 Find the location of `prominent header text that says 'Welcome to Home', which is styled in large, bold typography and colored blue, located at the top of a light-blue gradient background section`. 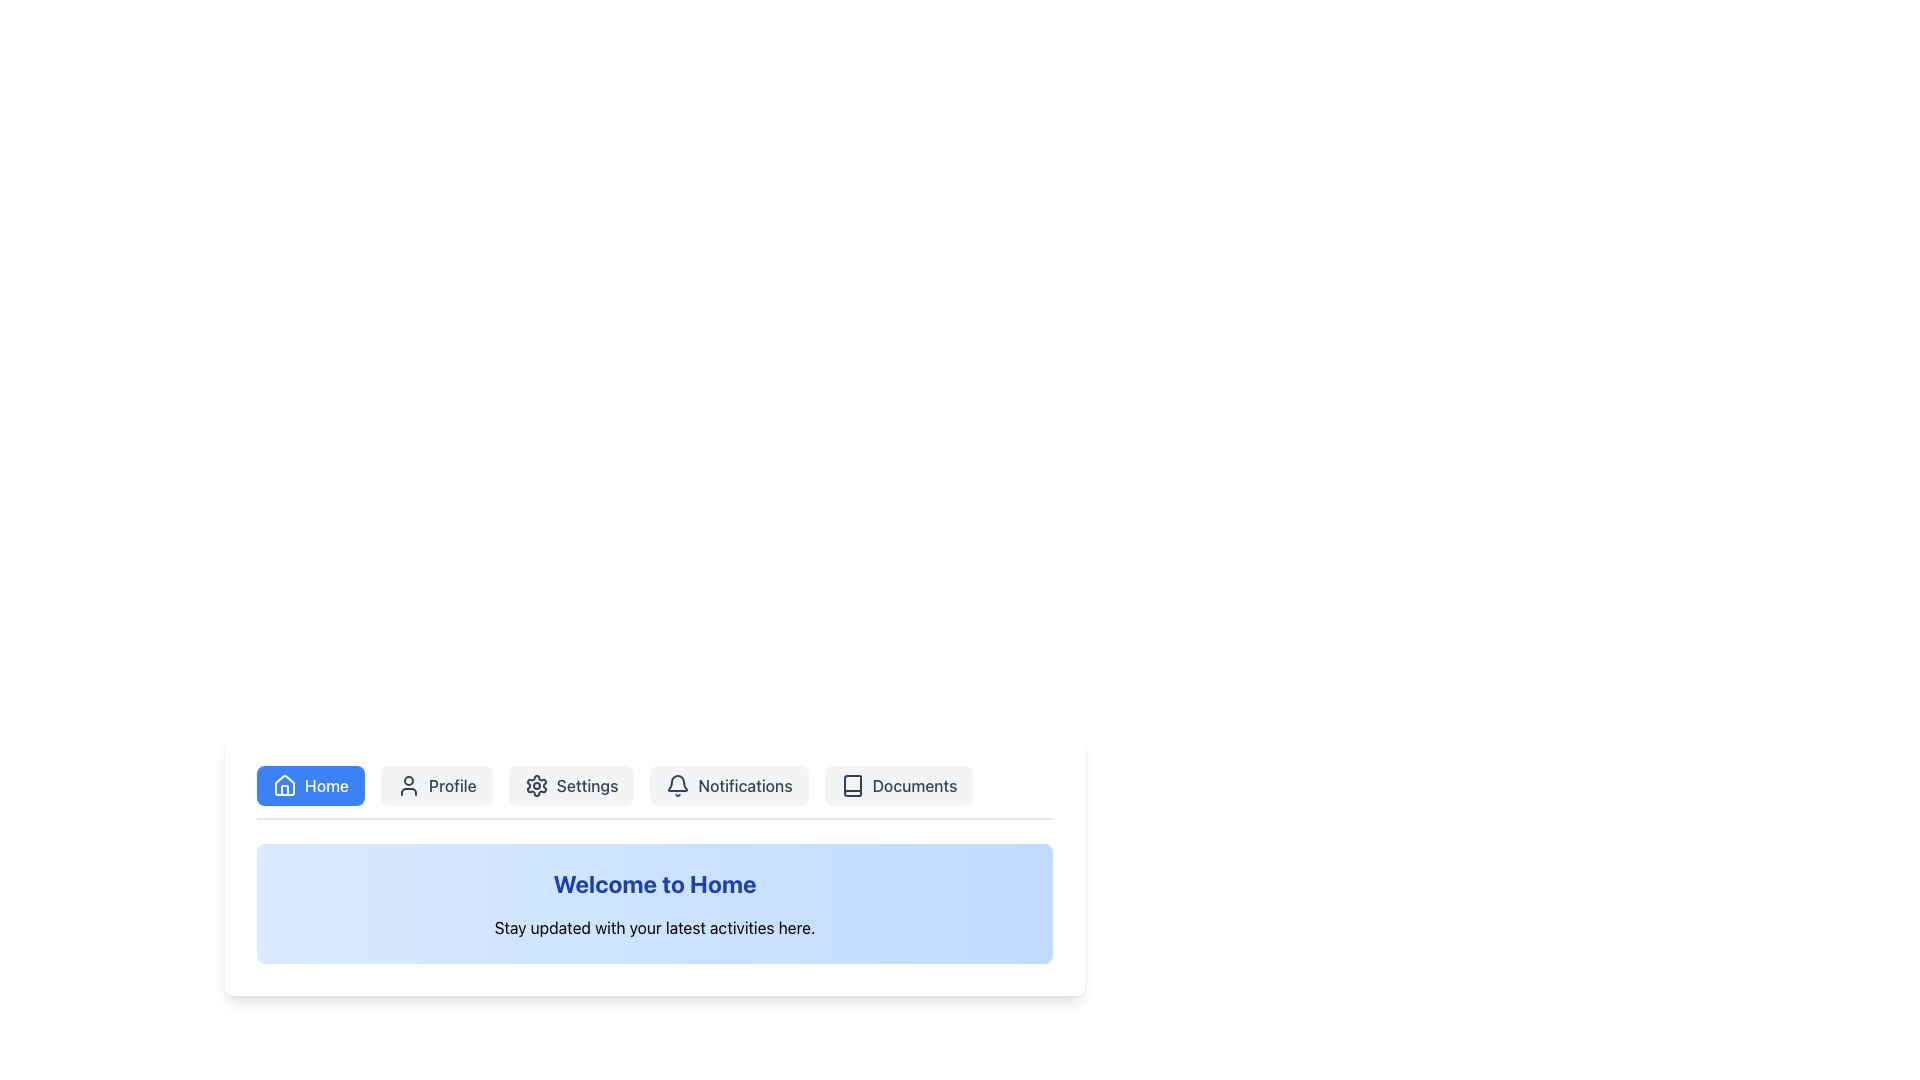

prominent header text that says 'Welcome to Home', which is styled in large, bold typography and colored blue, located at the top of a light-blue gradient background section is located at coordinates (654, 882).